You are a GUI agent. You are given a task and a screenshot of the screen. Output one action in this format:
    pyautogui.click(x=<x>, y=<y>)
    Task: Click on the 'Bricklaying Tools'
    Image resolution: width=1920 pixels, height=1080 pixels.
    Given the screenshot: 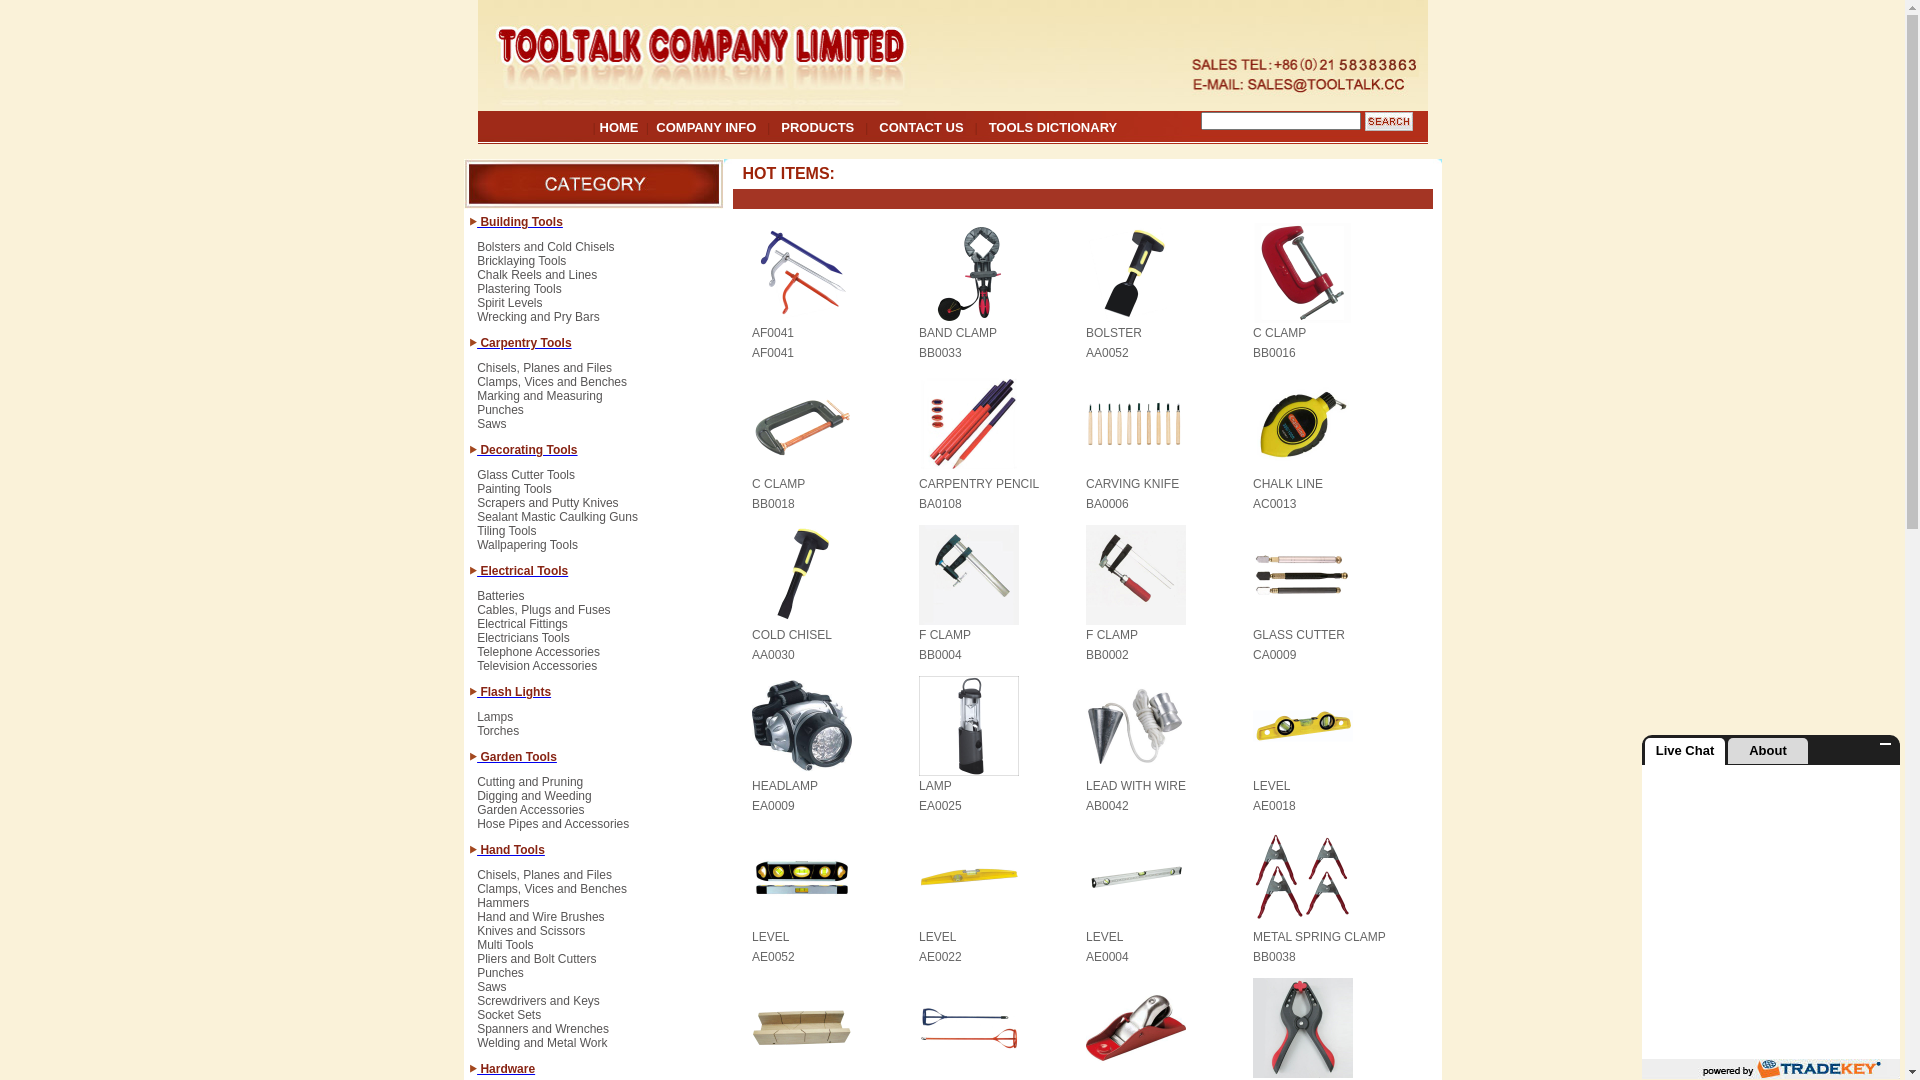 What is the action you would take?
    pyautogui.click(x=521, y=266)
    